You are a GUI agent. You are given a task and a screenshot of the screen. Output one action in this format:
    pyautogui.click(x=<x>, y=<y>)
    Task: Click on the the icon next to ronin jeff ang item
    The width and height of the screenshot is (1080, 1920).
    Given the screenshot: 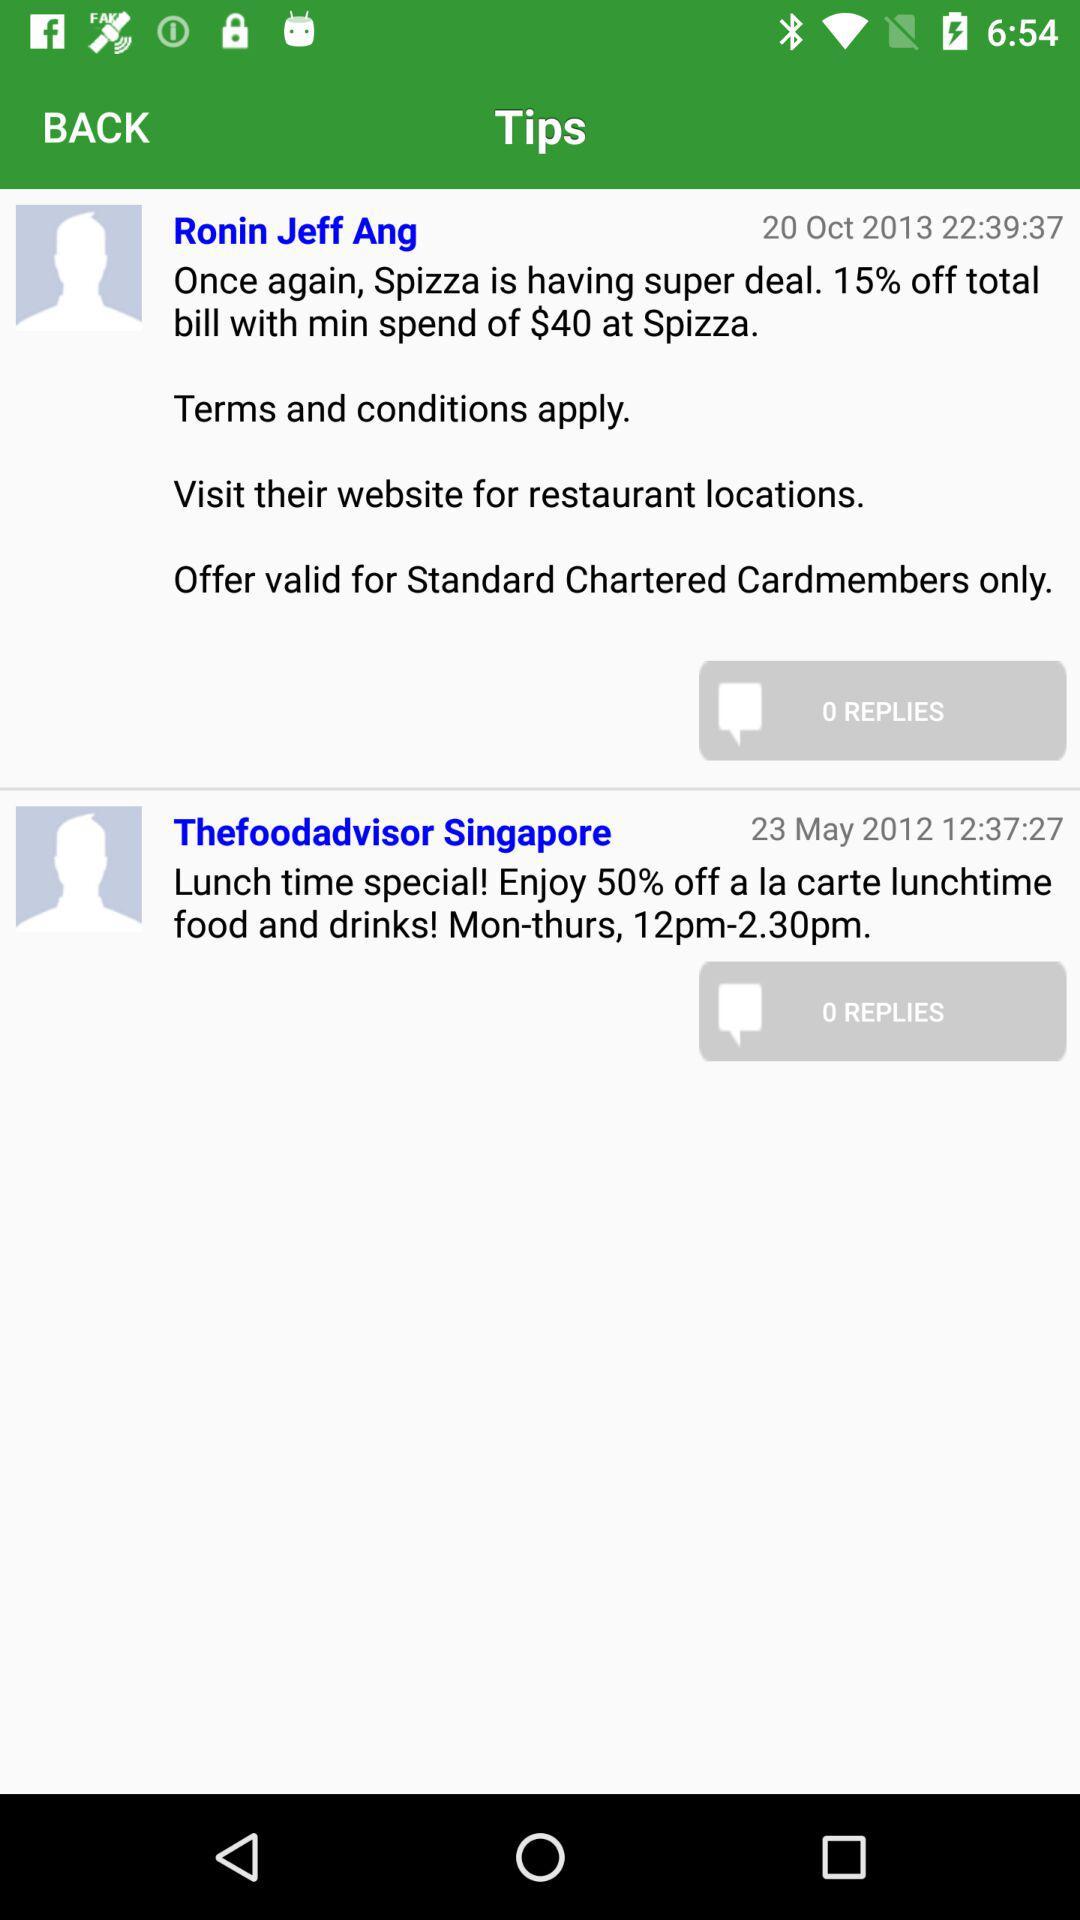 What is the action you would take?
    pyautogui.click(x=913, y=226)
    